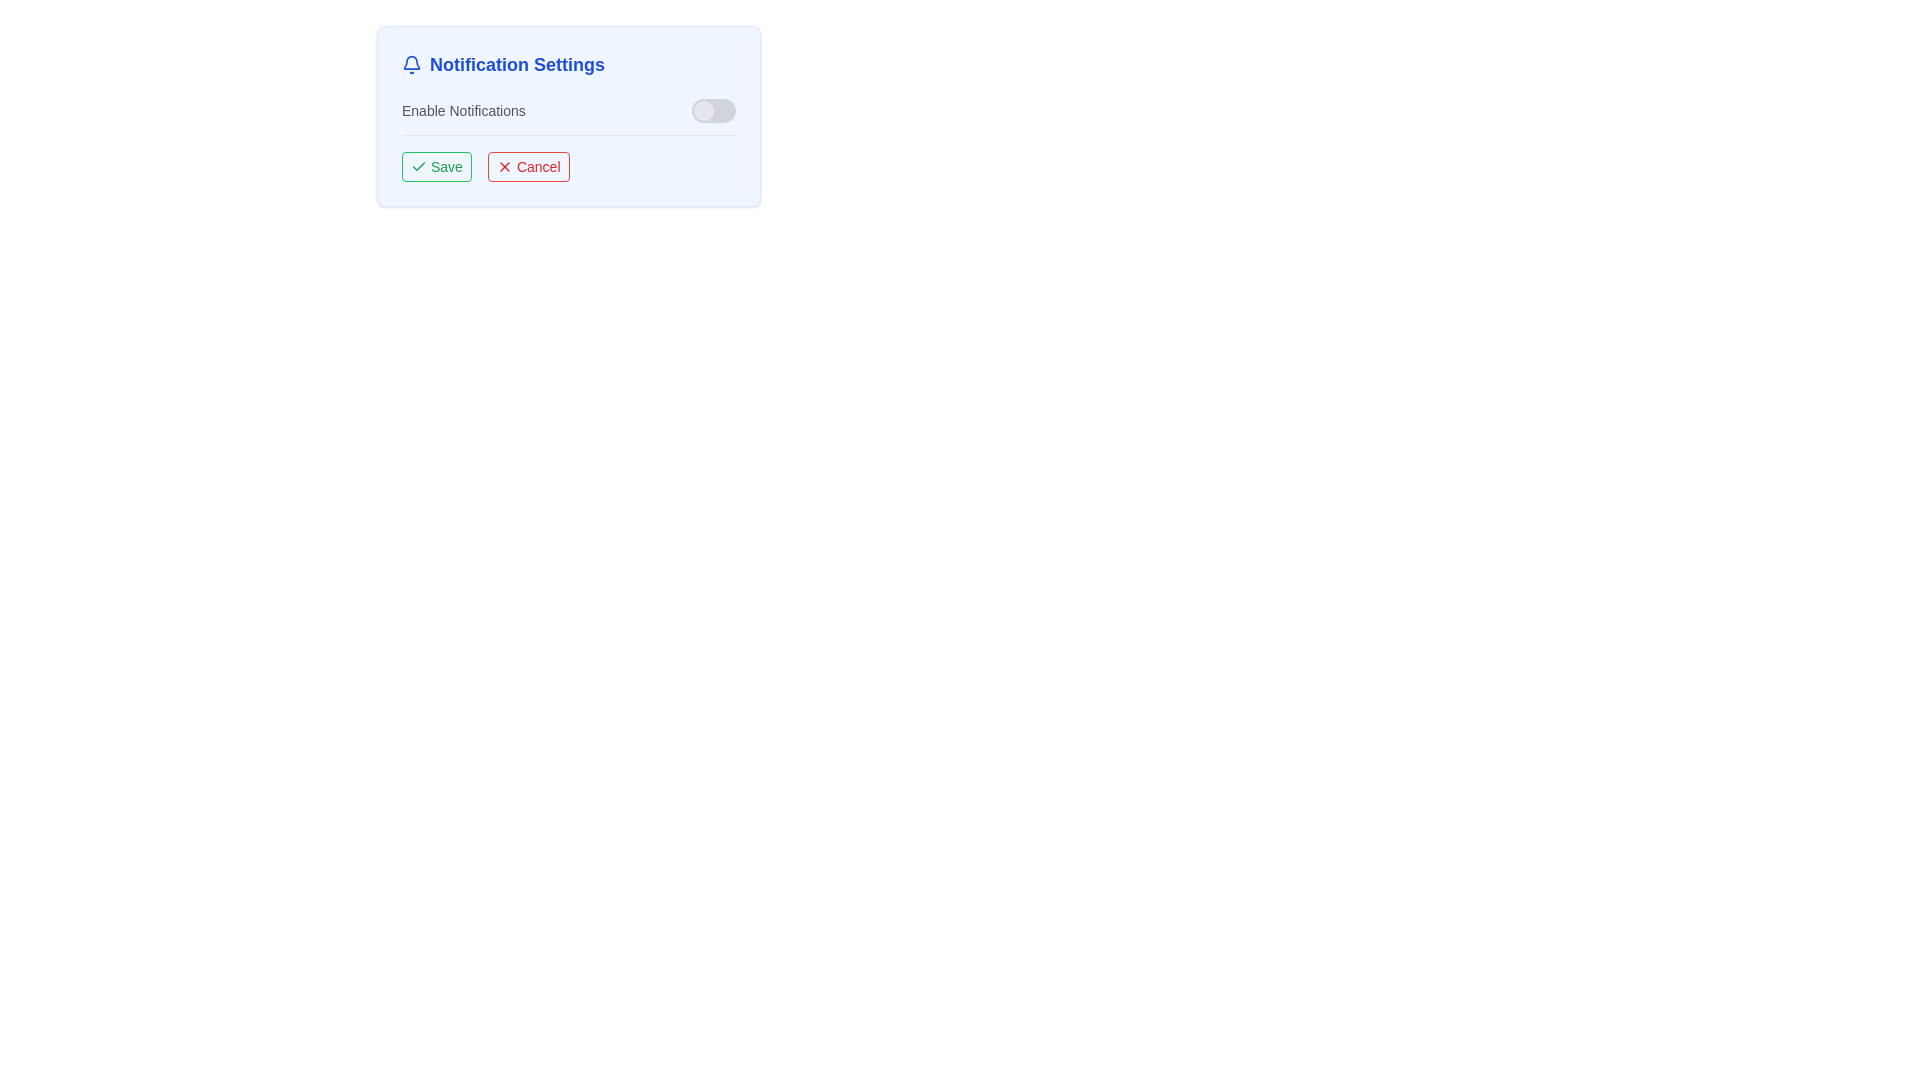 The image size is (1920, 1080). Describe the element at coordinates (568, 111) in the screenshot. I see `the toggle switch located in the second row of the 'Notification Settings' section to change its state` at that location.